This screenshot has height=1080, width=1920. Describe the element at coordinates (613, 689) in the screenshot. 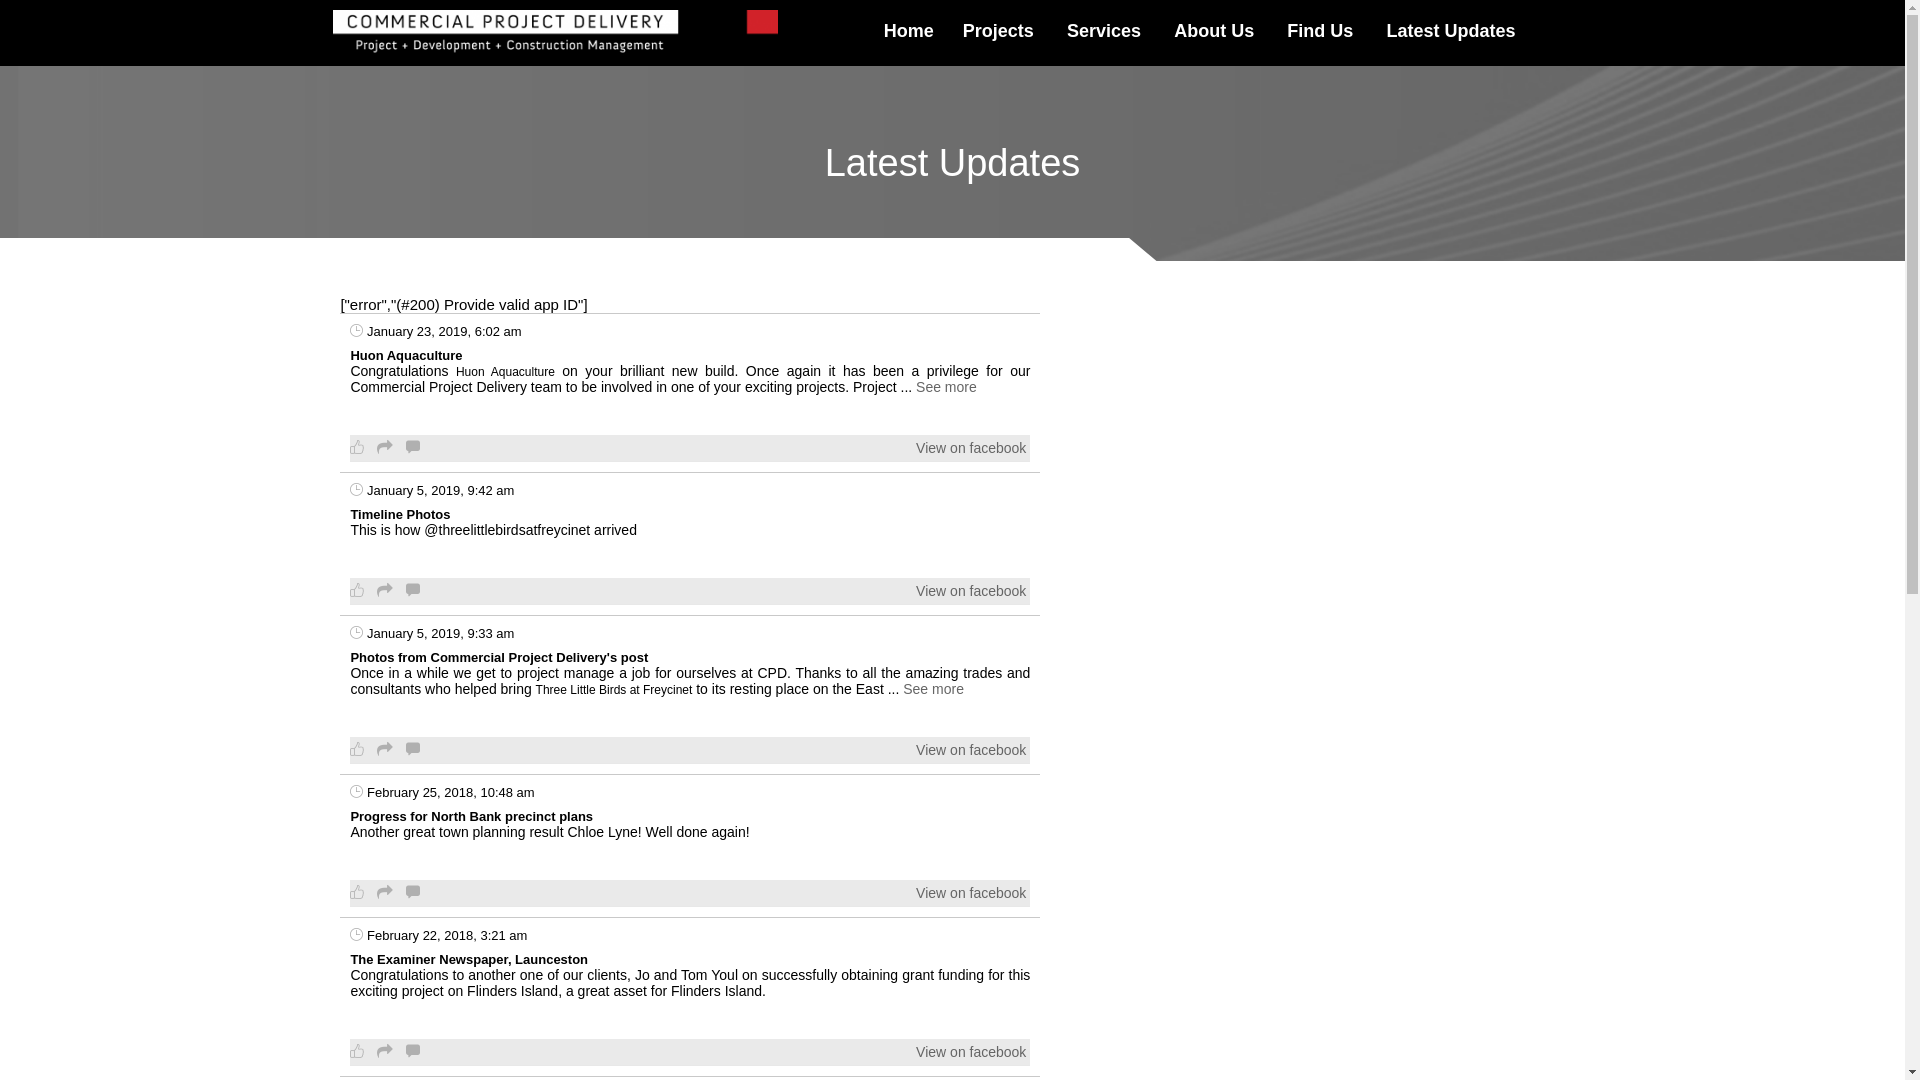

I see `'Three Little Birds at Freycinet'` at that location.